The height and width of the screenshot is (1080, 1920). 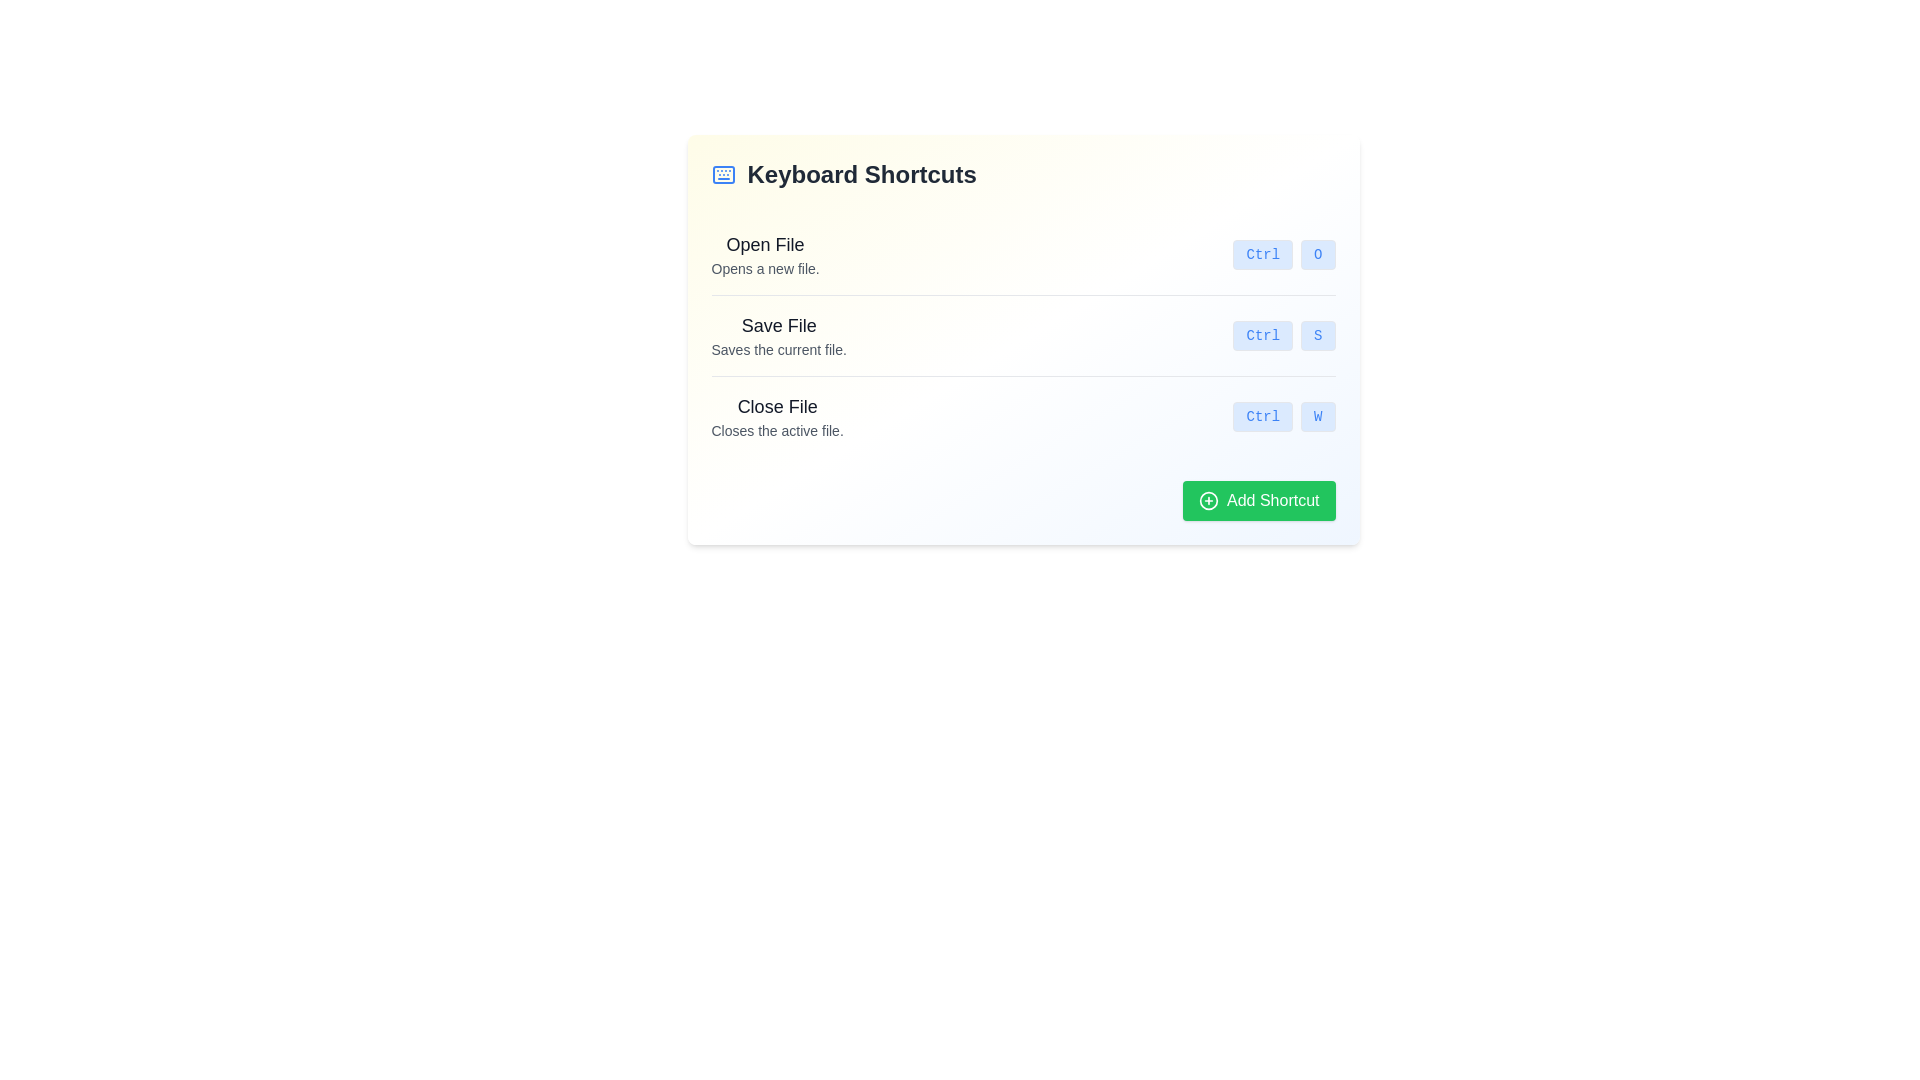 What do you see at coordinates (764, 244) in the screenshot?
I see `the 'Open File' text element, which is styled with a bold sans-serif font and prominently placed at the start of its section` at bounding box center [764, 244].